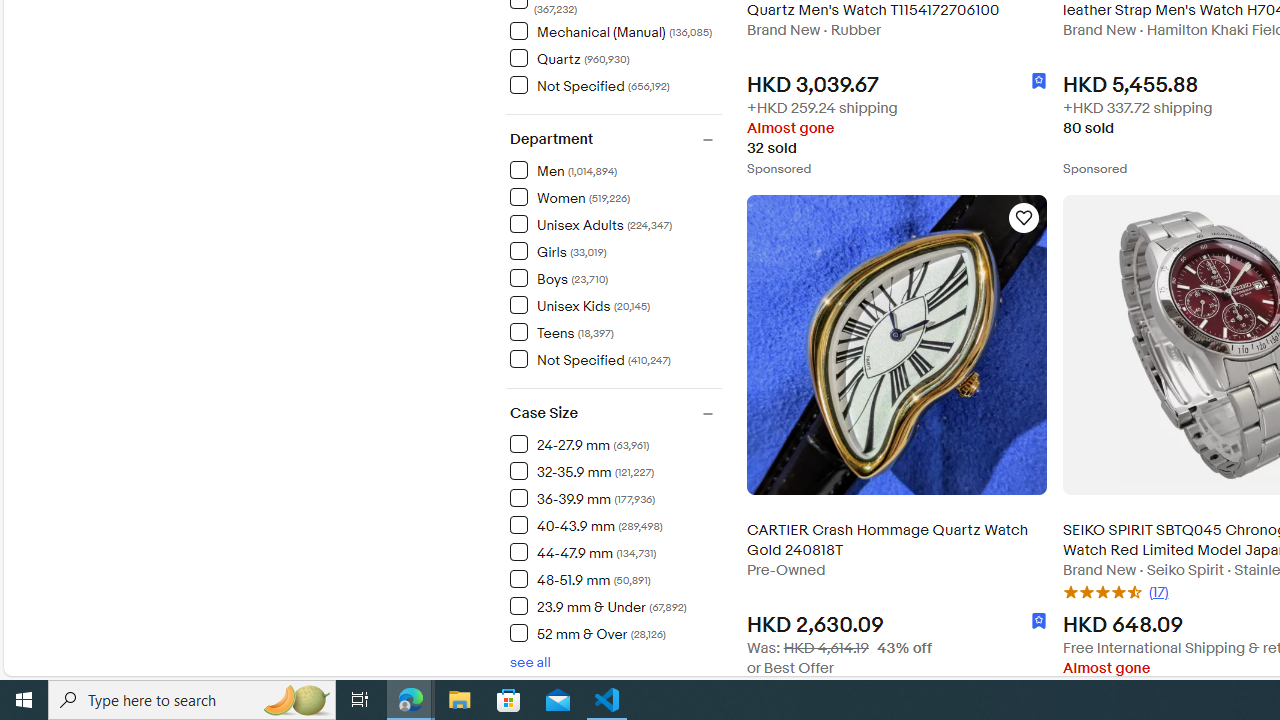 The width and height of the screenshot is (1280, 720). What do you see at coordinates (610, 31) in the screenshot?
I see `'Mechanical (Manual) (136,085) Items'` at bounding box center [610, 31].